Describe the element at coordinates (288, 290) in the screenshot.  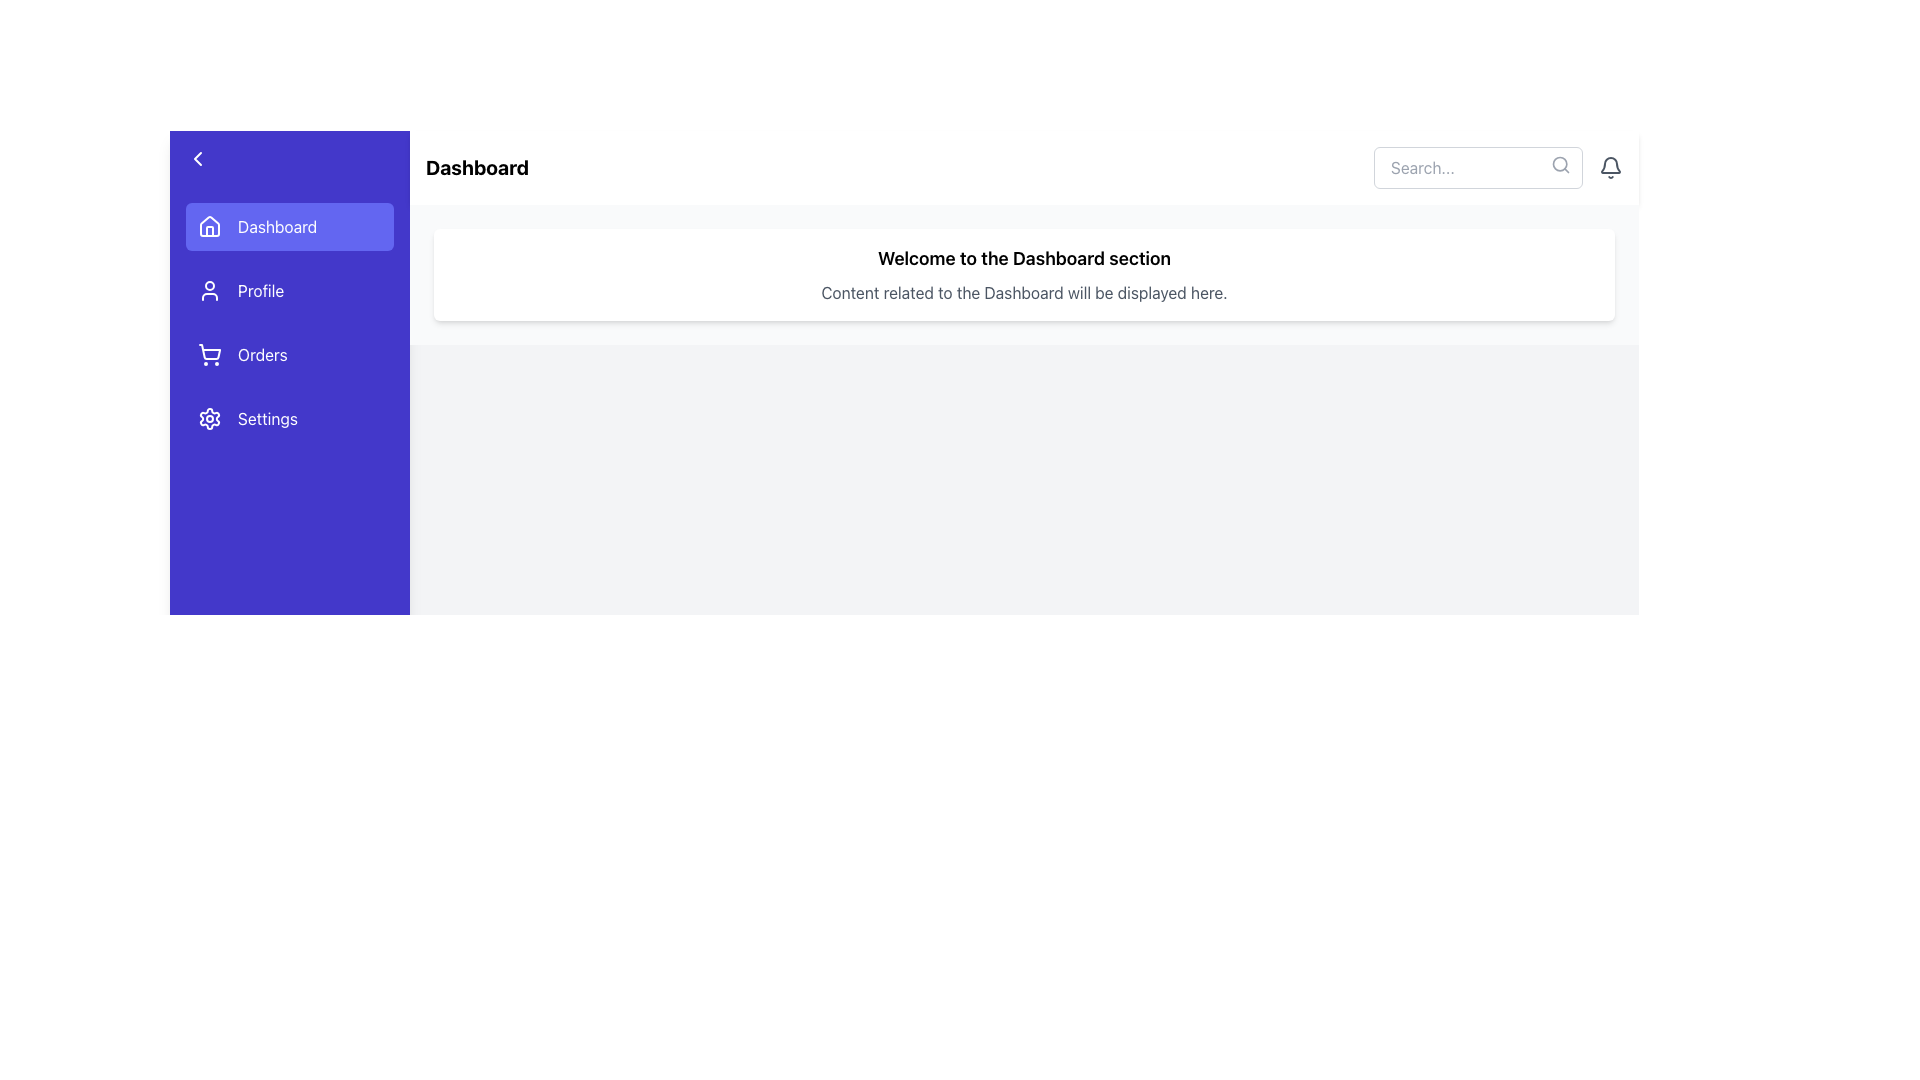
I see `the 'Profile' navigation button located in the vertical menu on the left side of the interface, which is positioned below the 'Dashboard' and above the 'Orders' menu items` at that location.